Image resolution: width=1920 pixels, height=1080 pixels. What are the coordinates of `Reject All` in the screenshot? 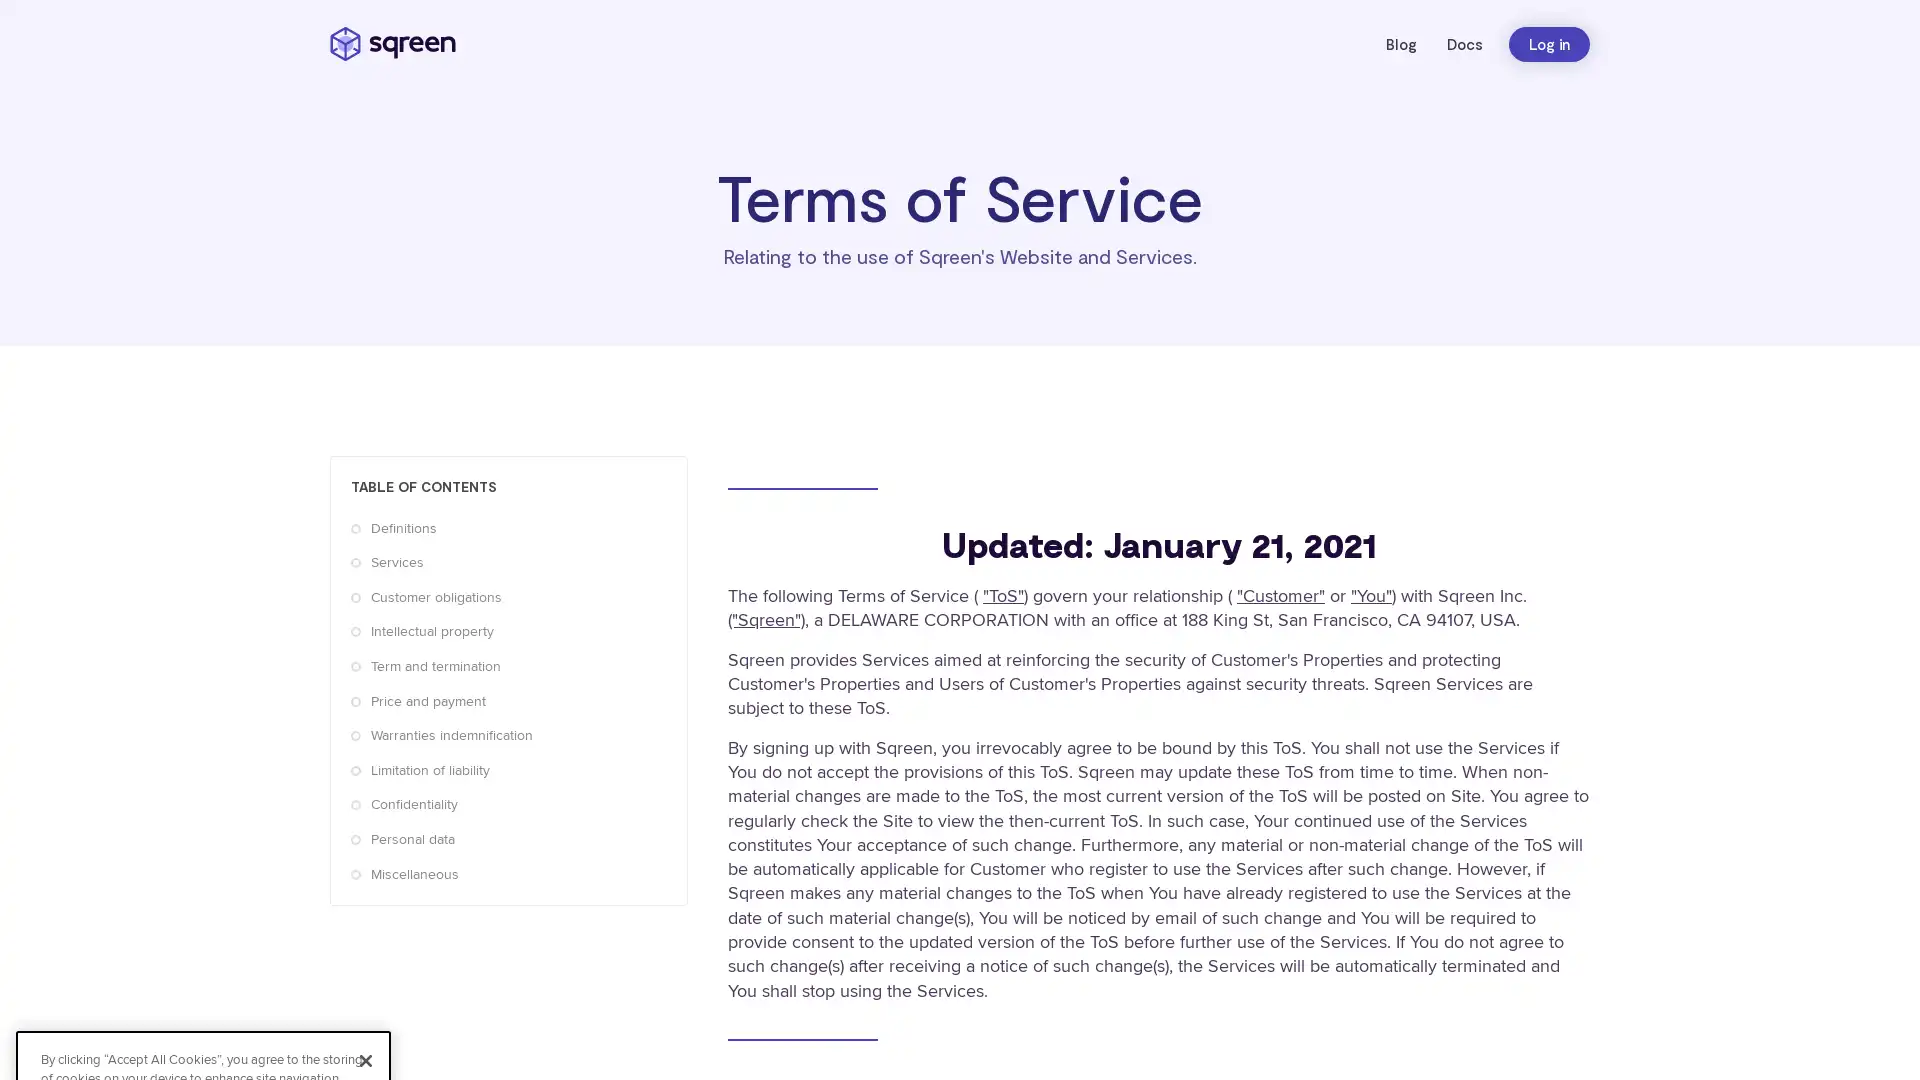 It's located at (203, 1005).